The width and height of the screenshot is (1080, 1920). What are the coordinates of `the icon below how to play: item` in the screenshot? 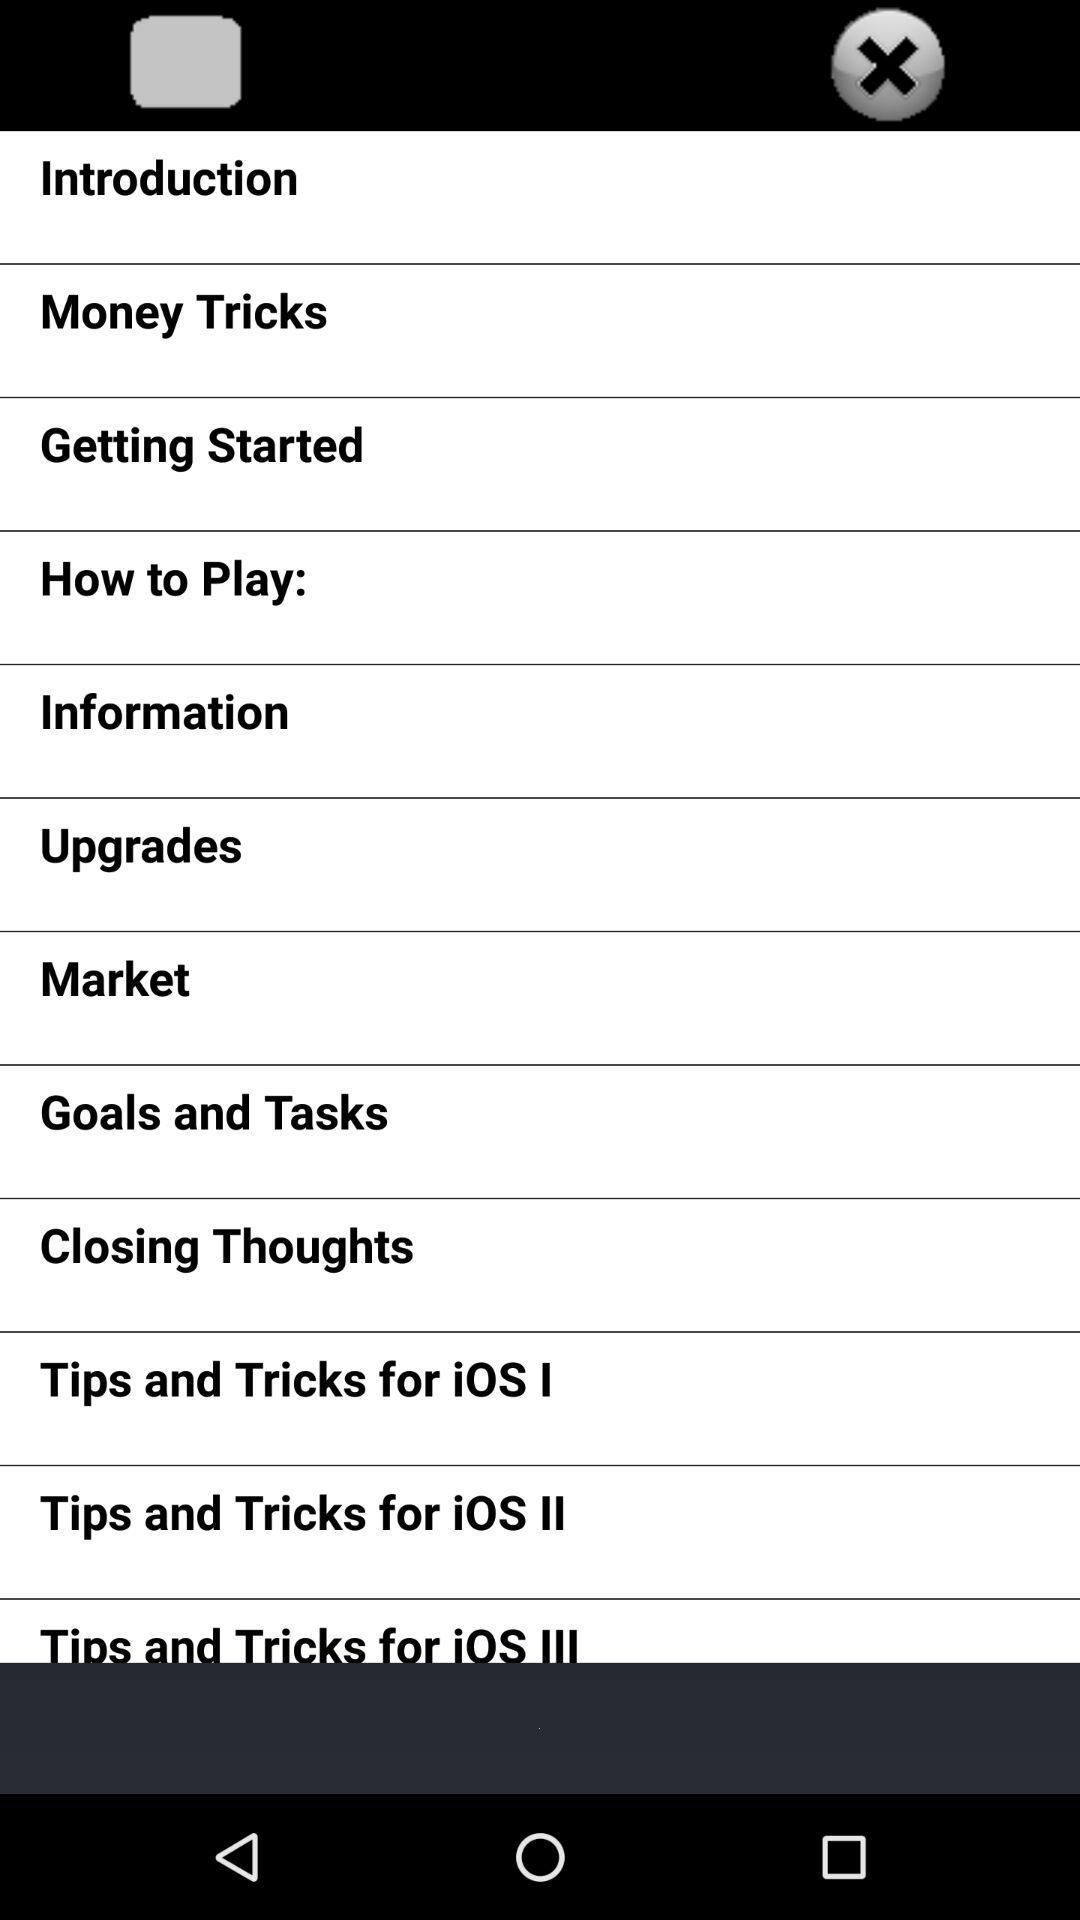 It's located at (163, 718).